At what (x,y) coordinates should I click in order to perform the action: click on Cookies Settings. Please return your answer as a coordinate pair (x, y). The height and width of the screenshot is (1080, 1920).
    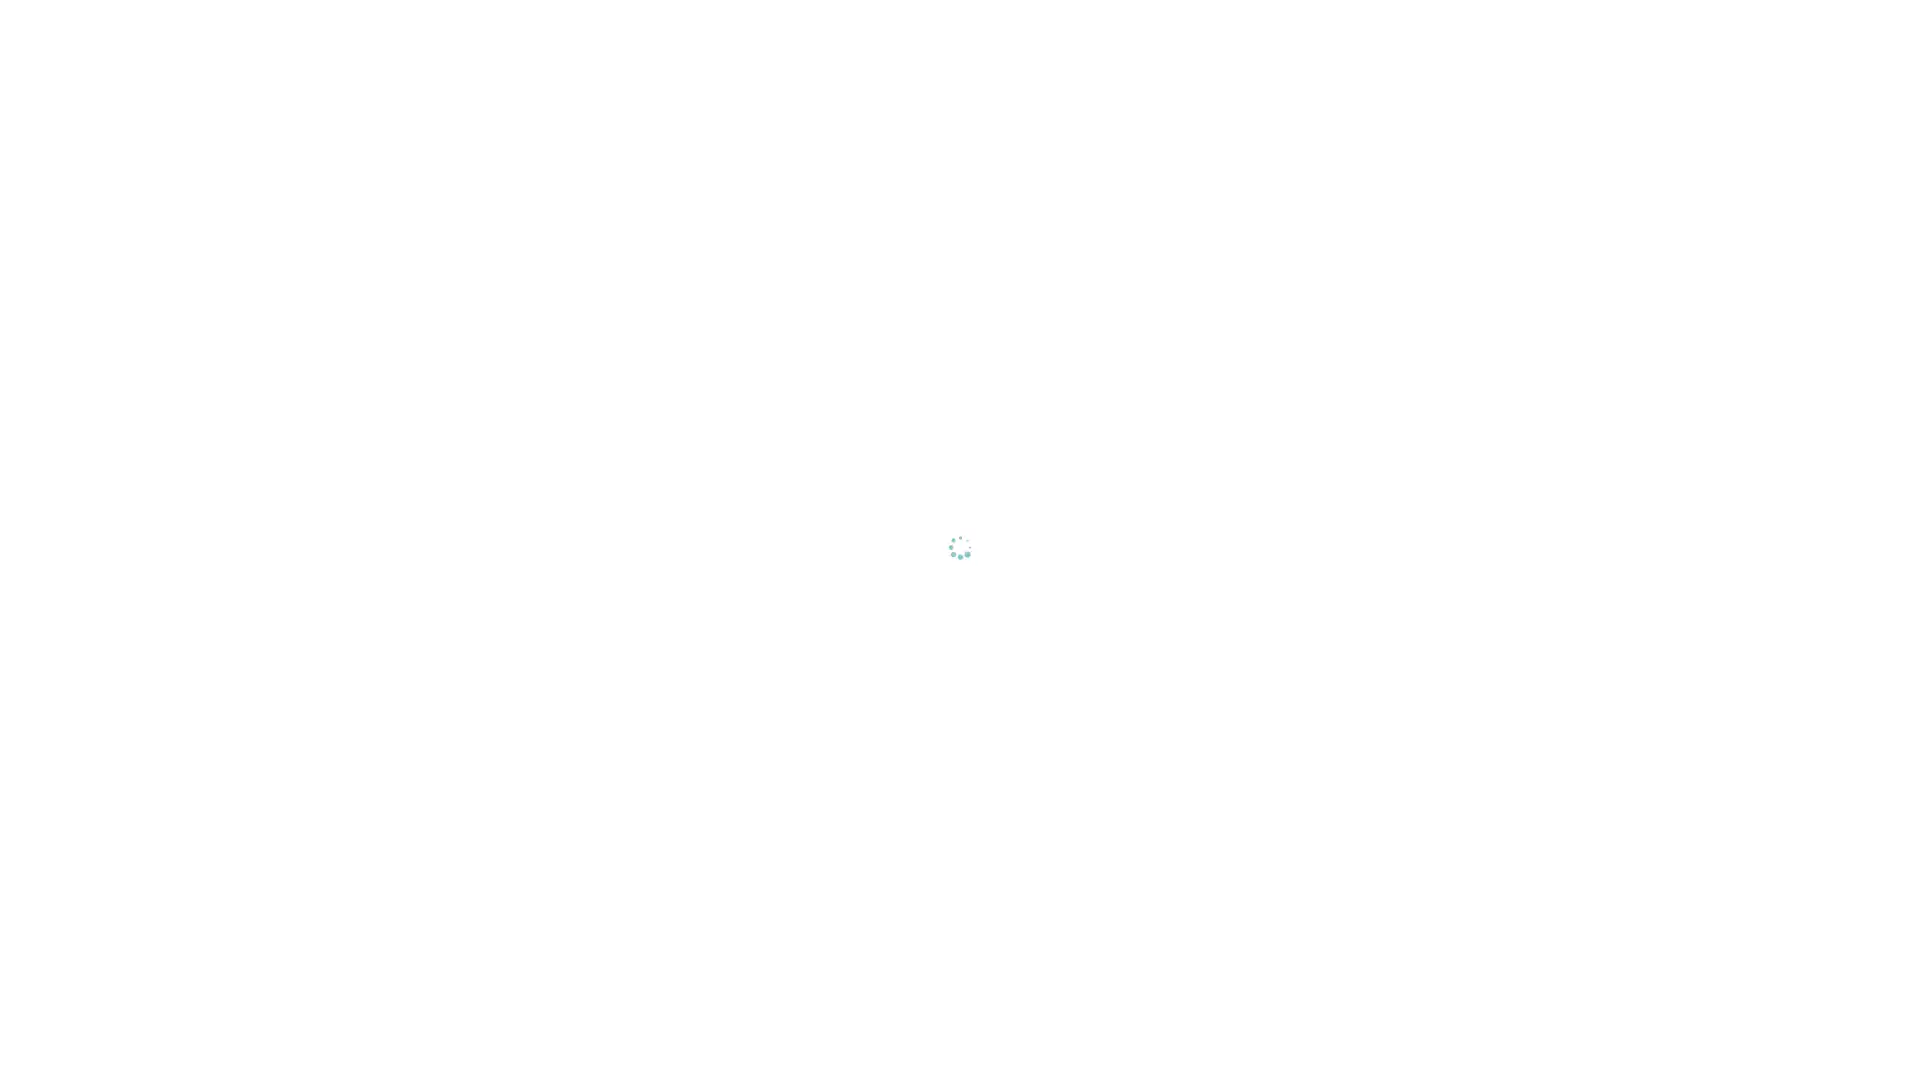
    Looking at the image, I should click on (738, 226).